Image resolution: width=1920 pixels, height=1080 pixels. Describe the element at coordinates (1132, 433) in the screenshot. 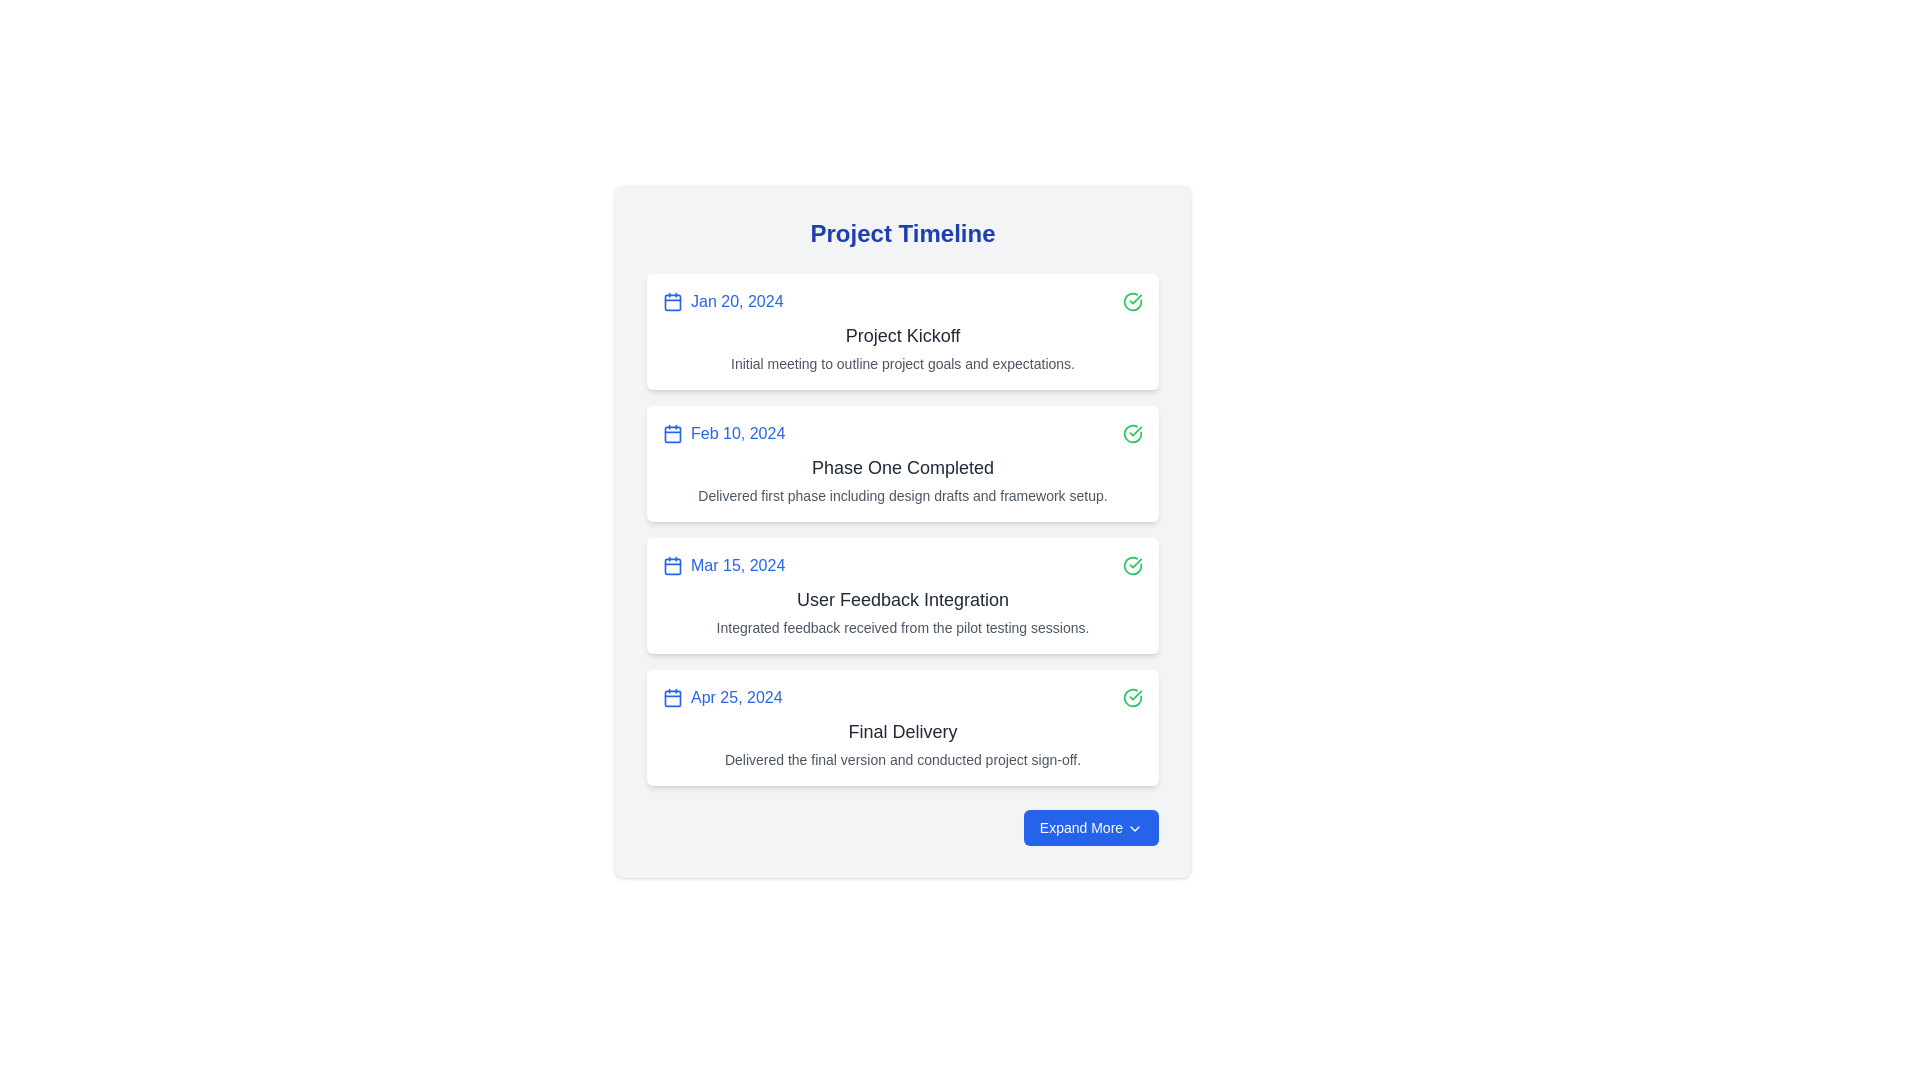

I see `the task completion icon located at the far right of the timeline entry for 'Feb 10, 2024', which indicates that the event has been successfully accomplished` at that location.